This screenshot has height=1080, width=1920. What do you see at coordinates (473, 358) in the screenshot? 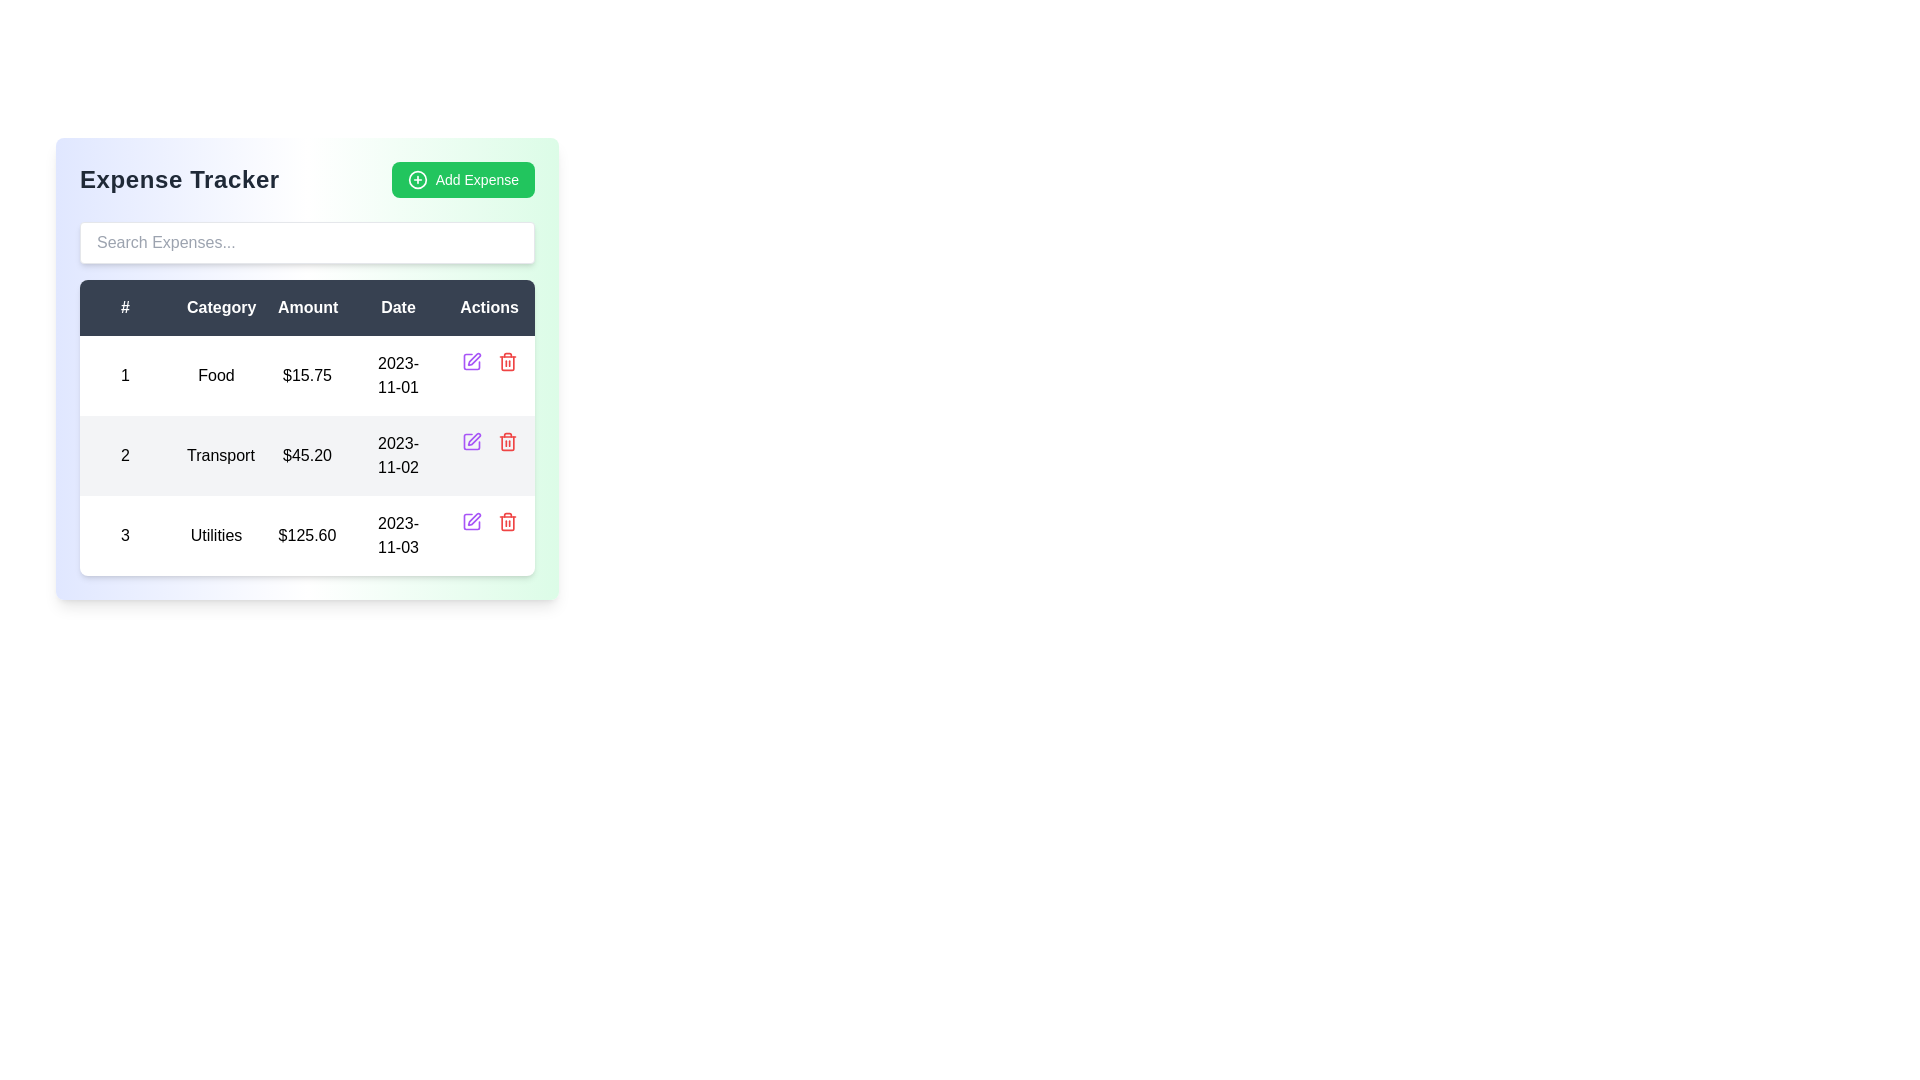
I see `the pen icon button with purple outlines in the Actions column of the second row of the expense table` at bounding box center [473, 358].